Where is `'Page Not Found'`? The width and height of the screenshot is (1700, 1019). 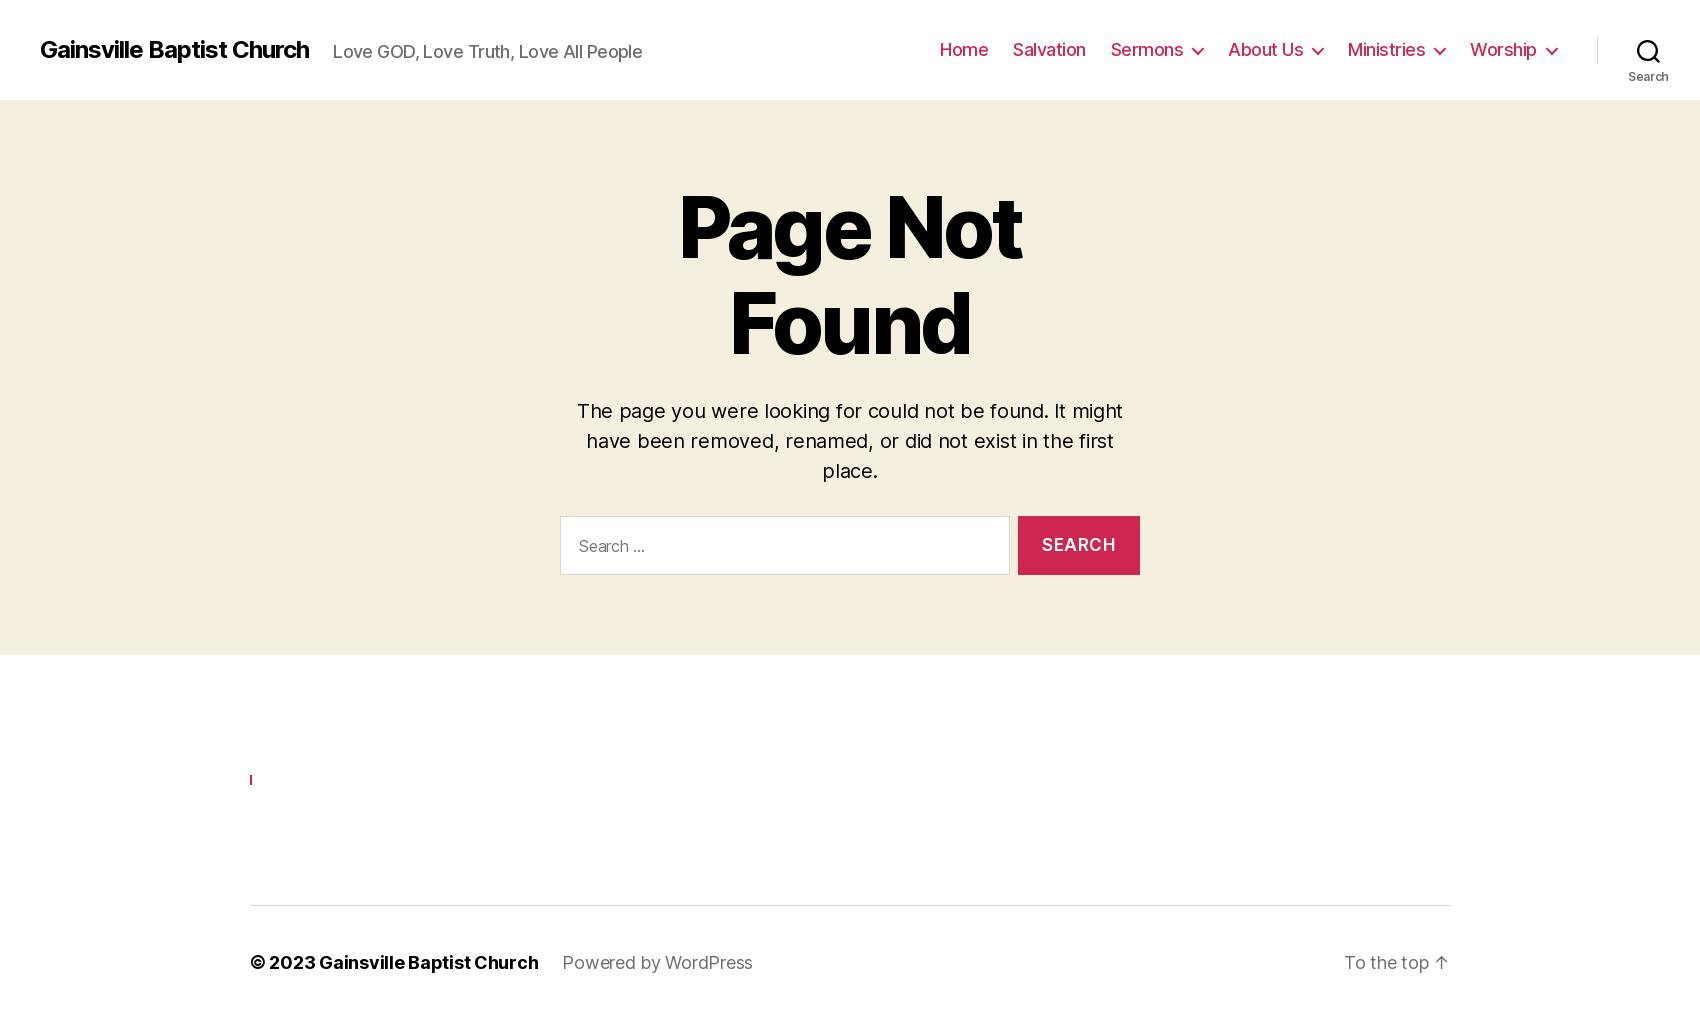
'Page Not Found' is located at coordinates (677, 270).